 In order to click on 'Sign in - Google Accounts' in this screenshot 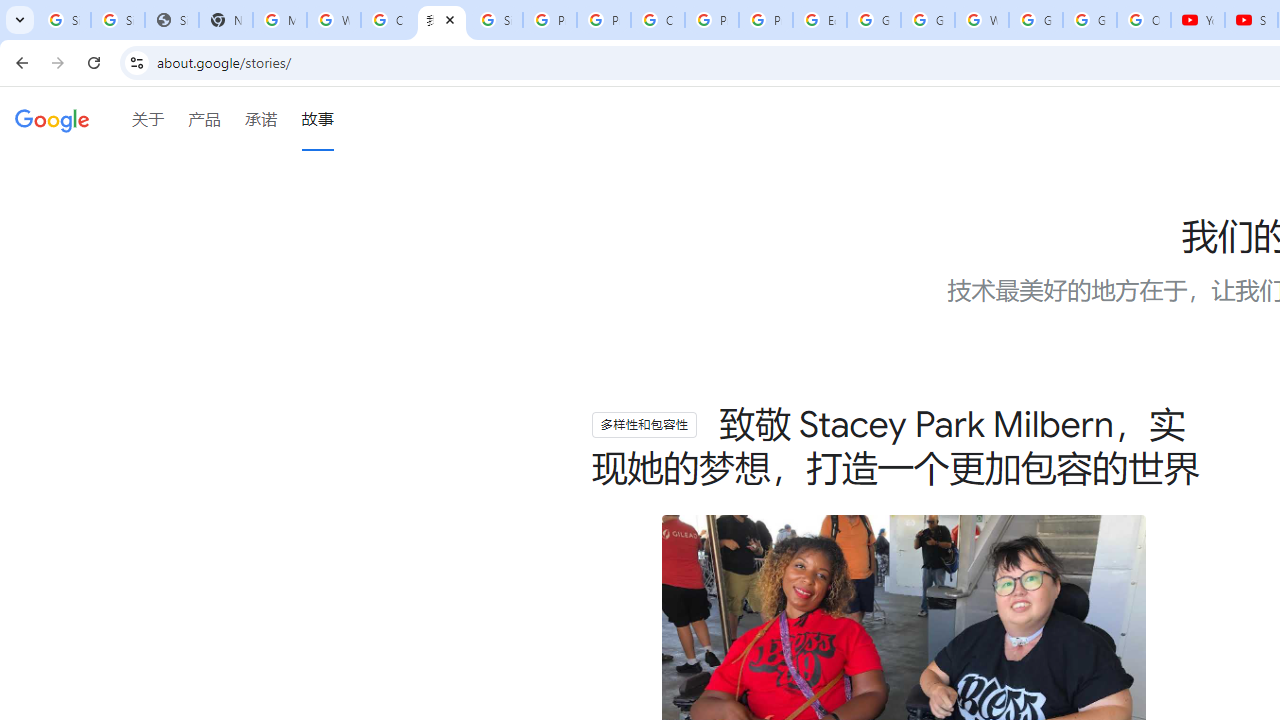, I will do `click(64, 20)`.